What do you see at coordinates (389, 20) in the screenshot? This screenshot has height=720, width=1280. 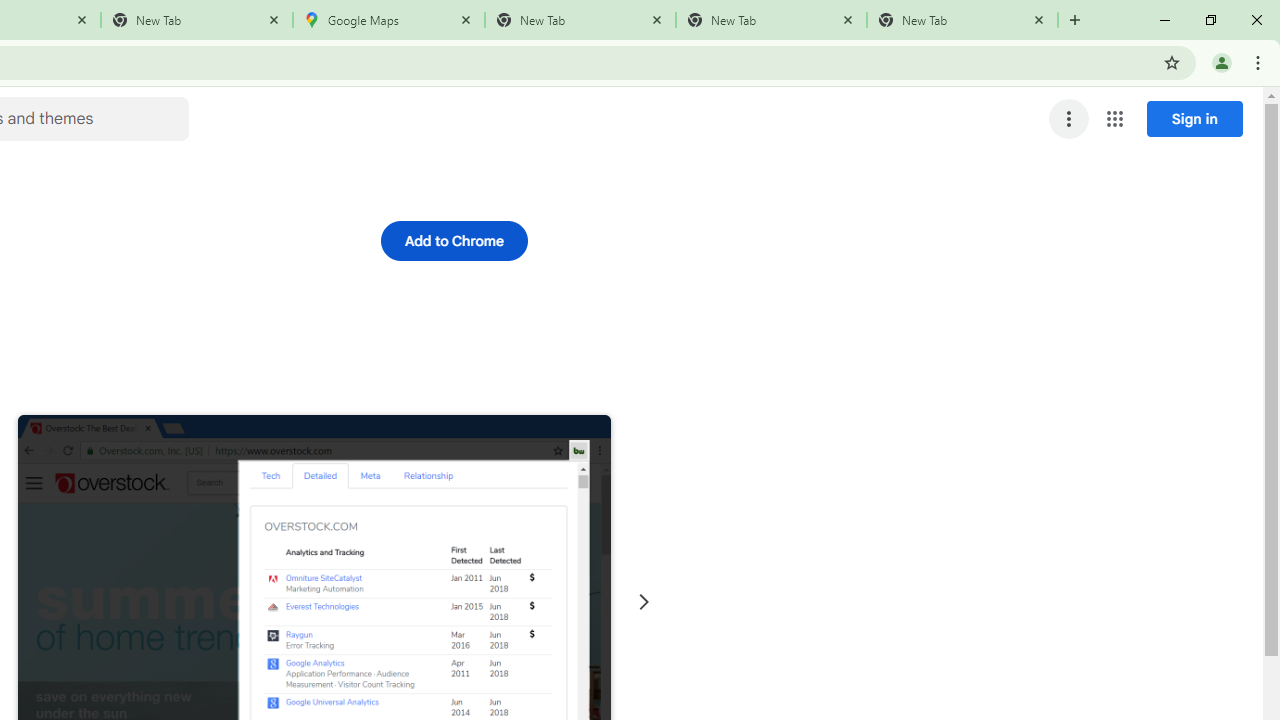 I see `'Google Maps'` at bounding box center [389, 20].